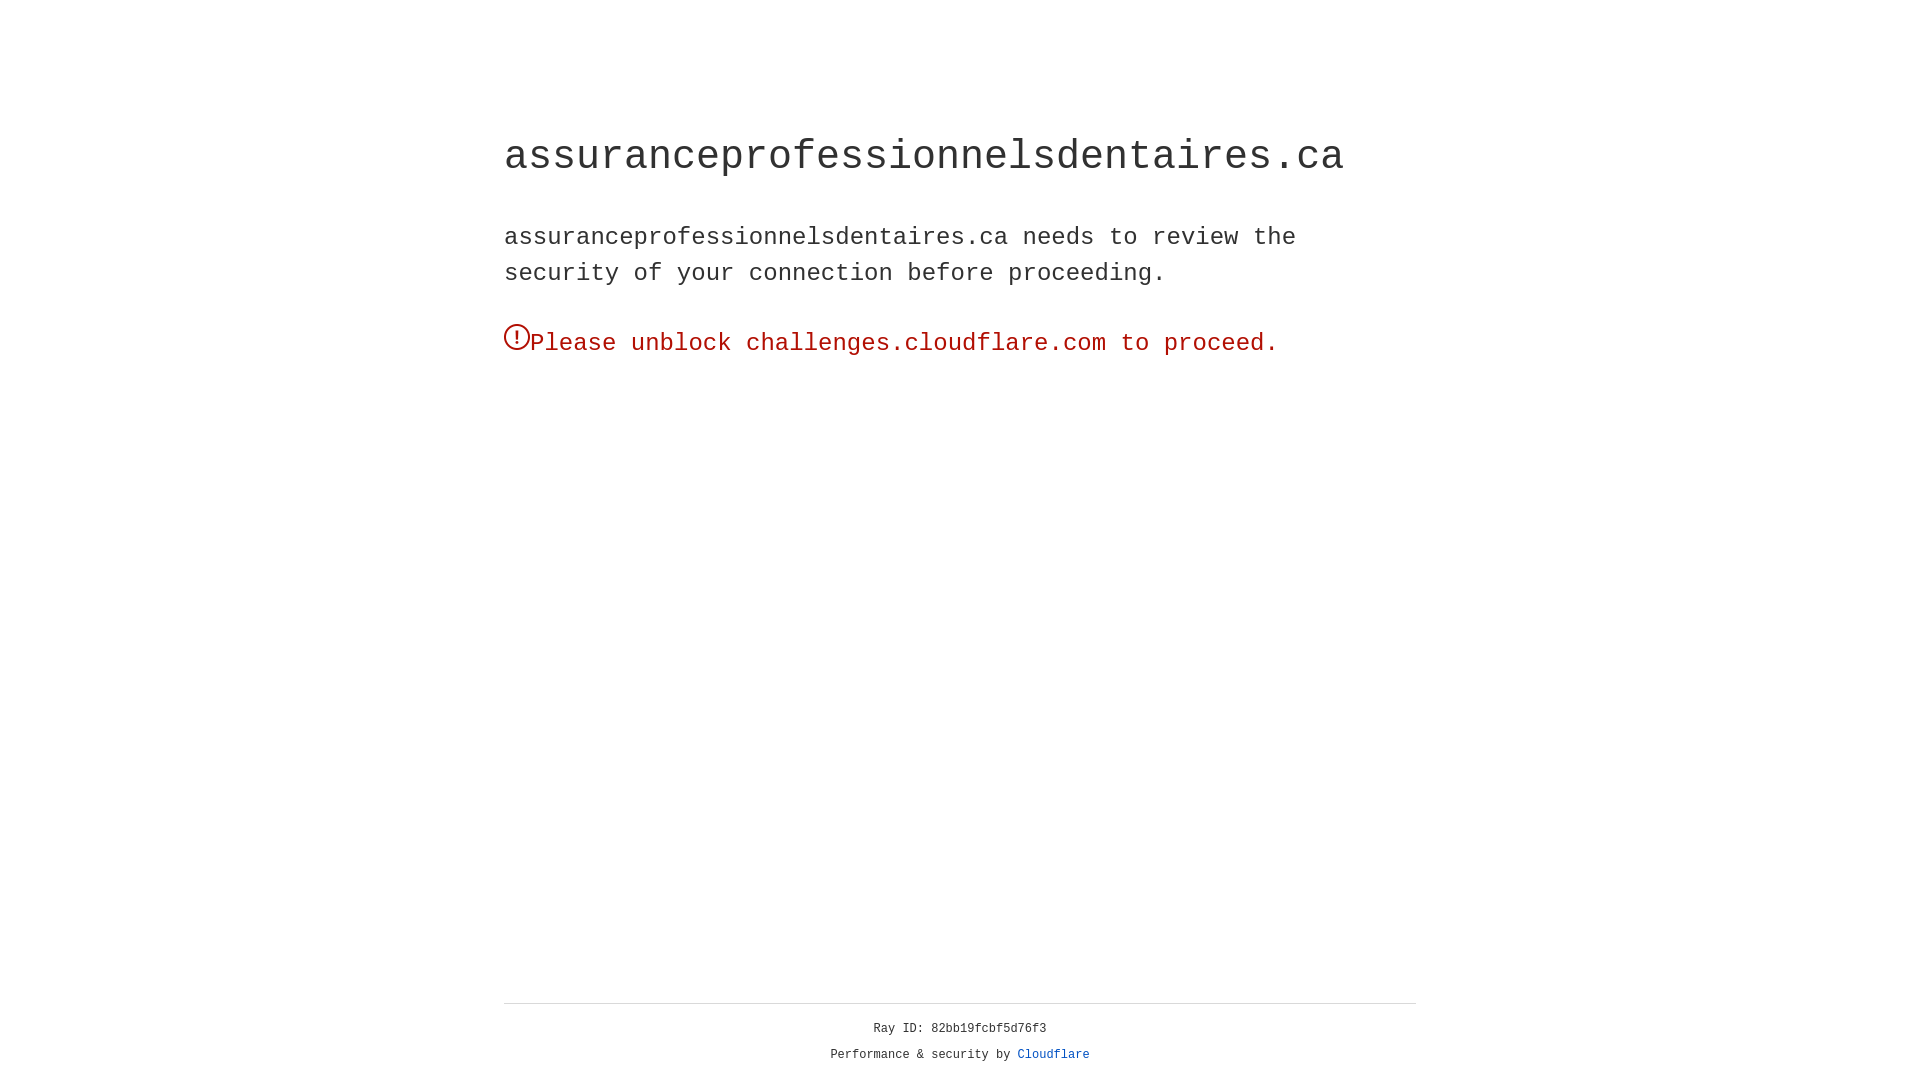 This screenshot has height=1080, width=1920. Describe the element at coordinates (1053, 1054) in the screenshot. I see `'Cloudflare'` at that location.